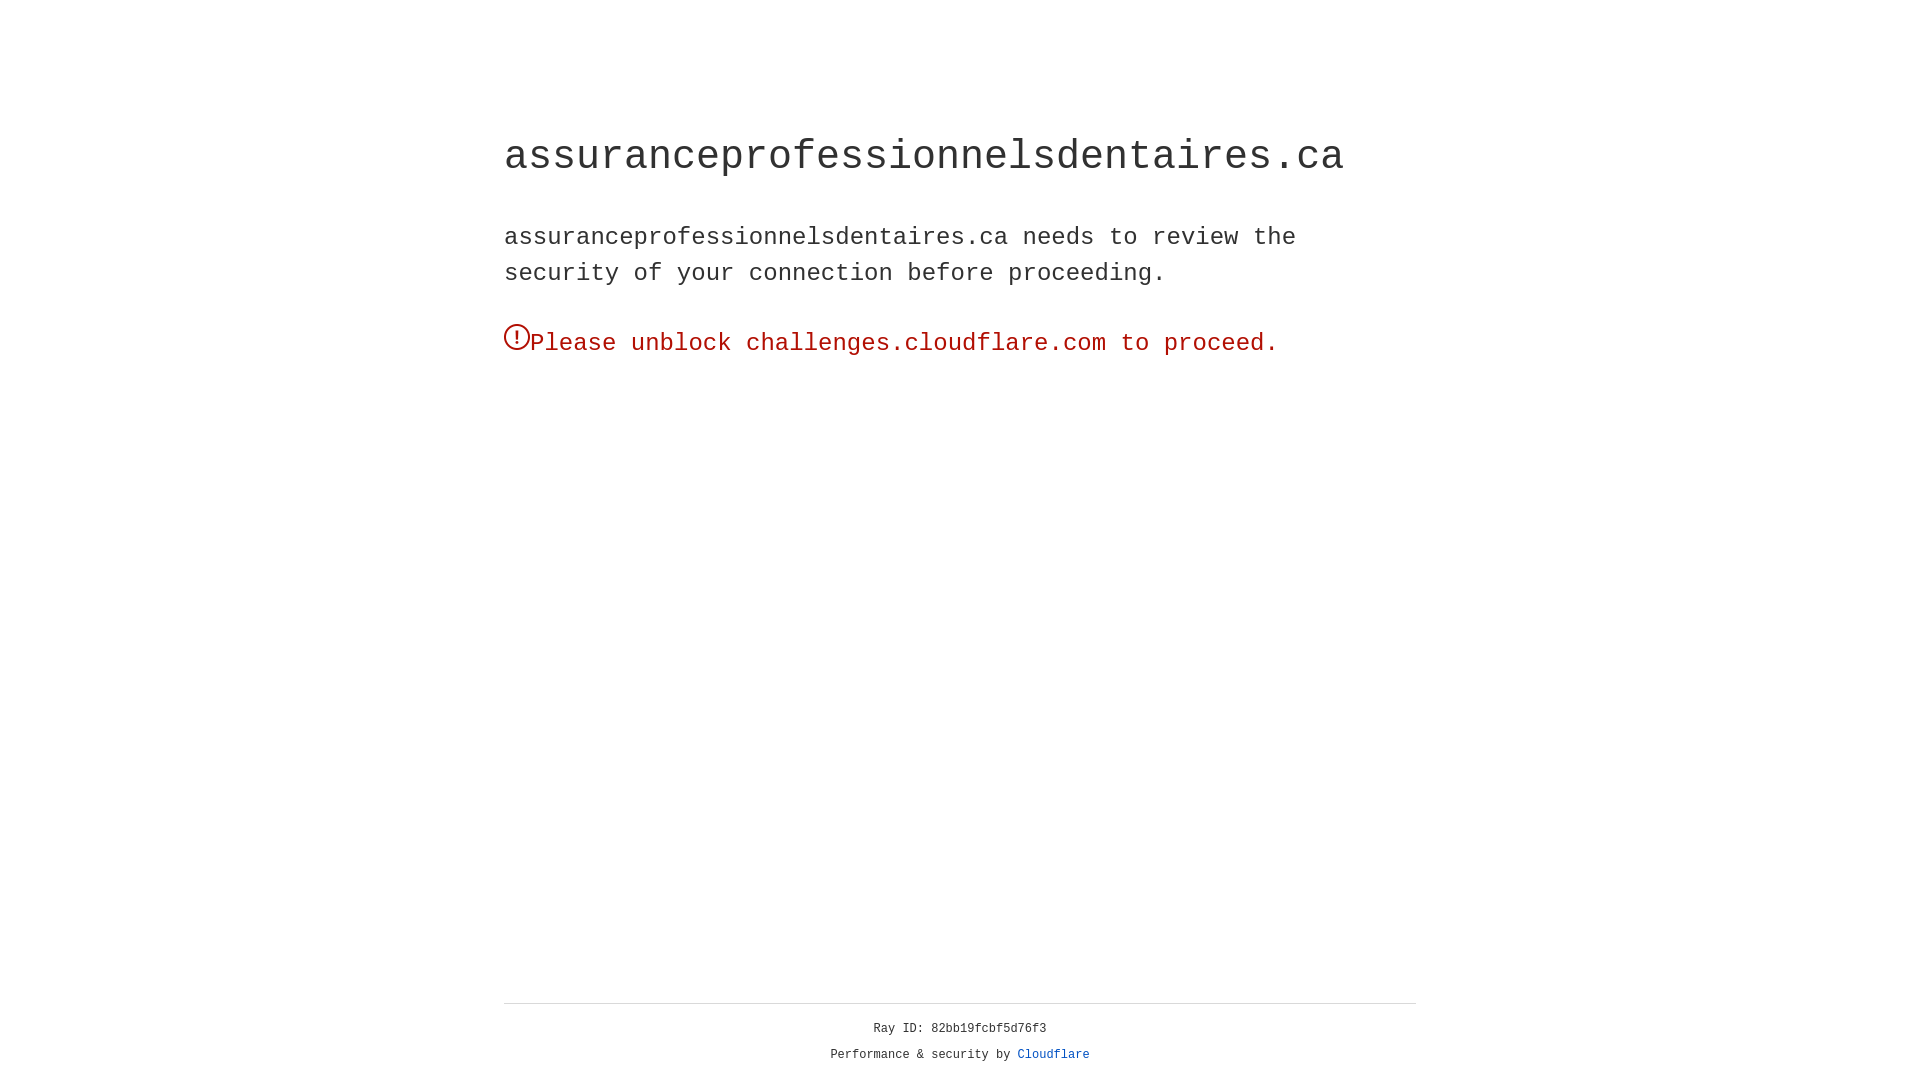 This screenshot has height=1080, width=1920. Describe the element at coordinates (1053, 1054) in the screenshot. I see `'Cloudflare'` at that location.